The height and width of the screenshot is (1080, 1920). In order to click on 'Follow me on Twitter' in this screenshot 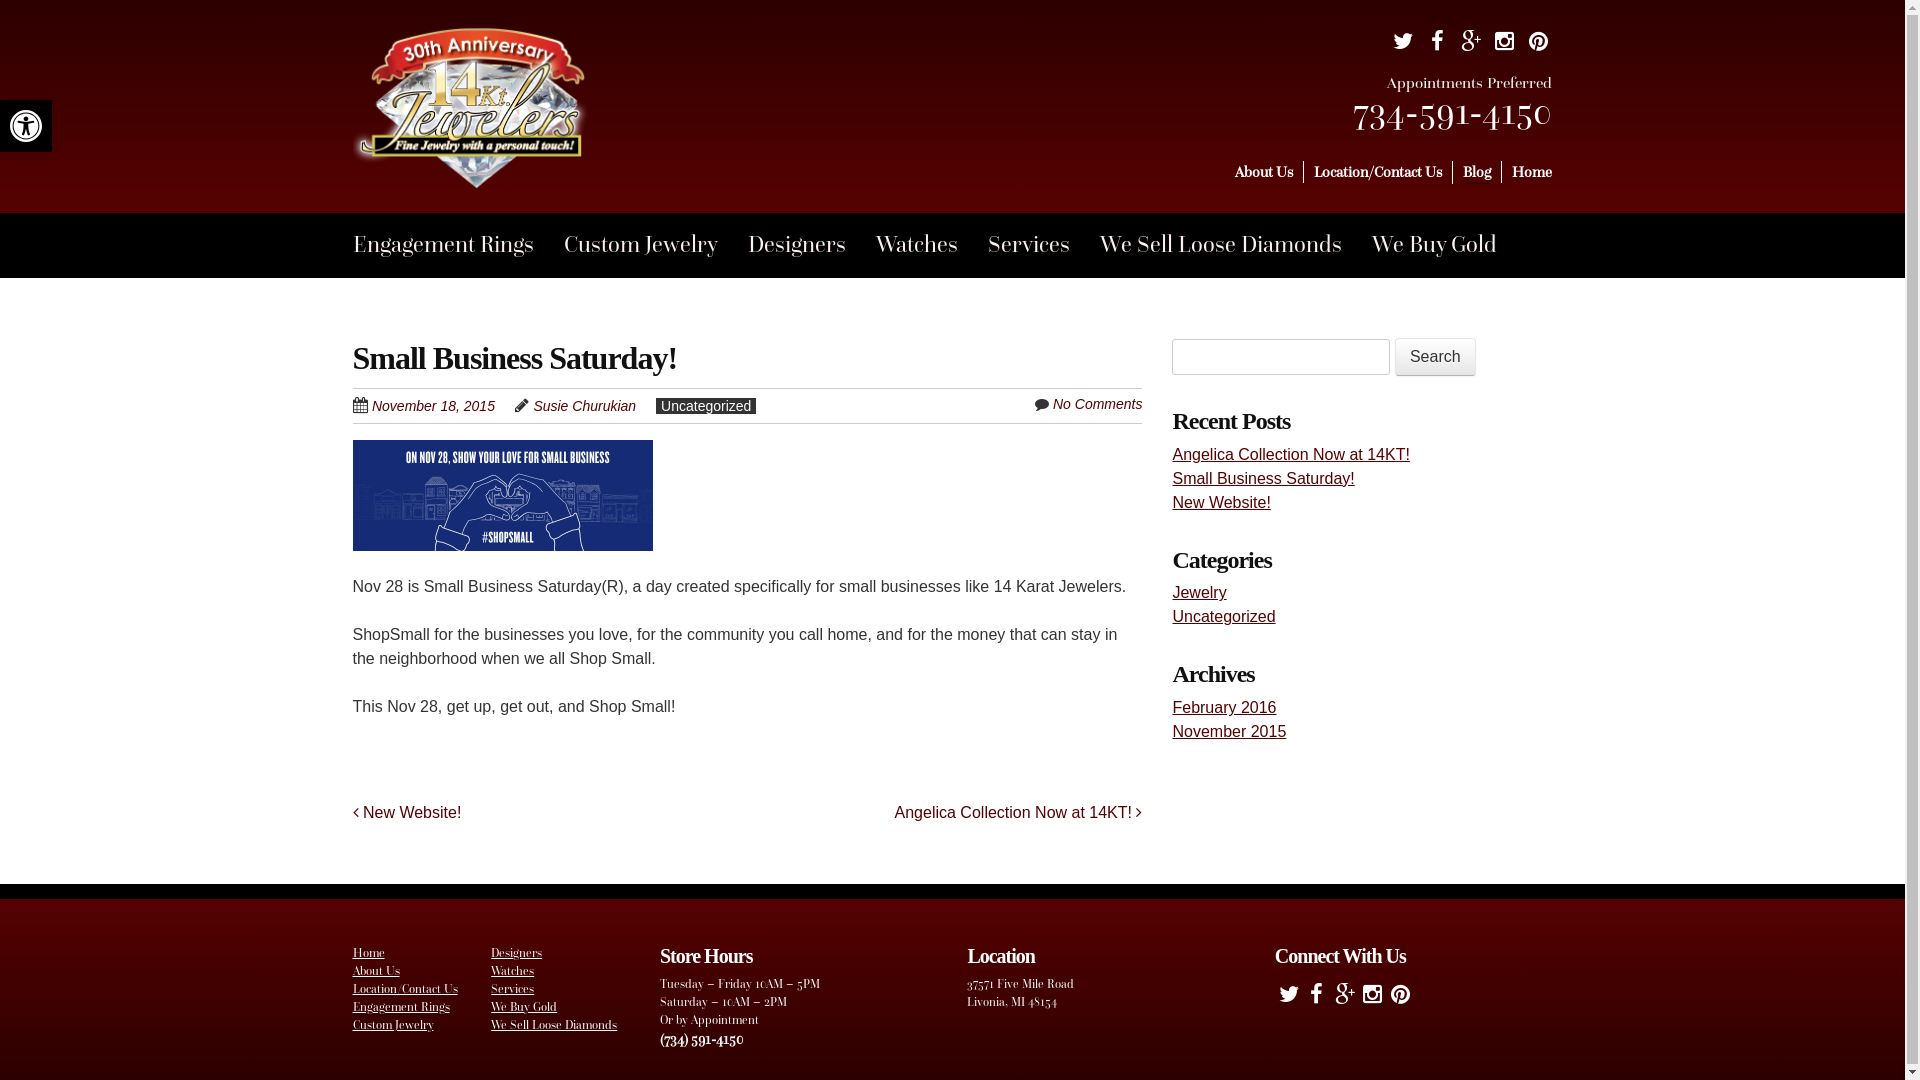, I will do `click(1289, 998)`.